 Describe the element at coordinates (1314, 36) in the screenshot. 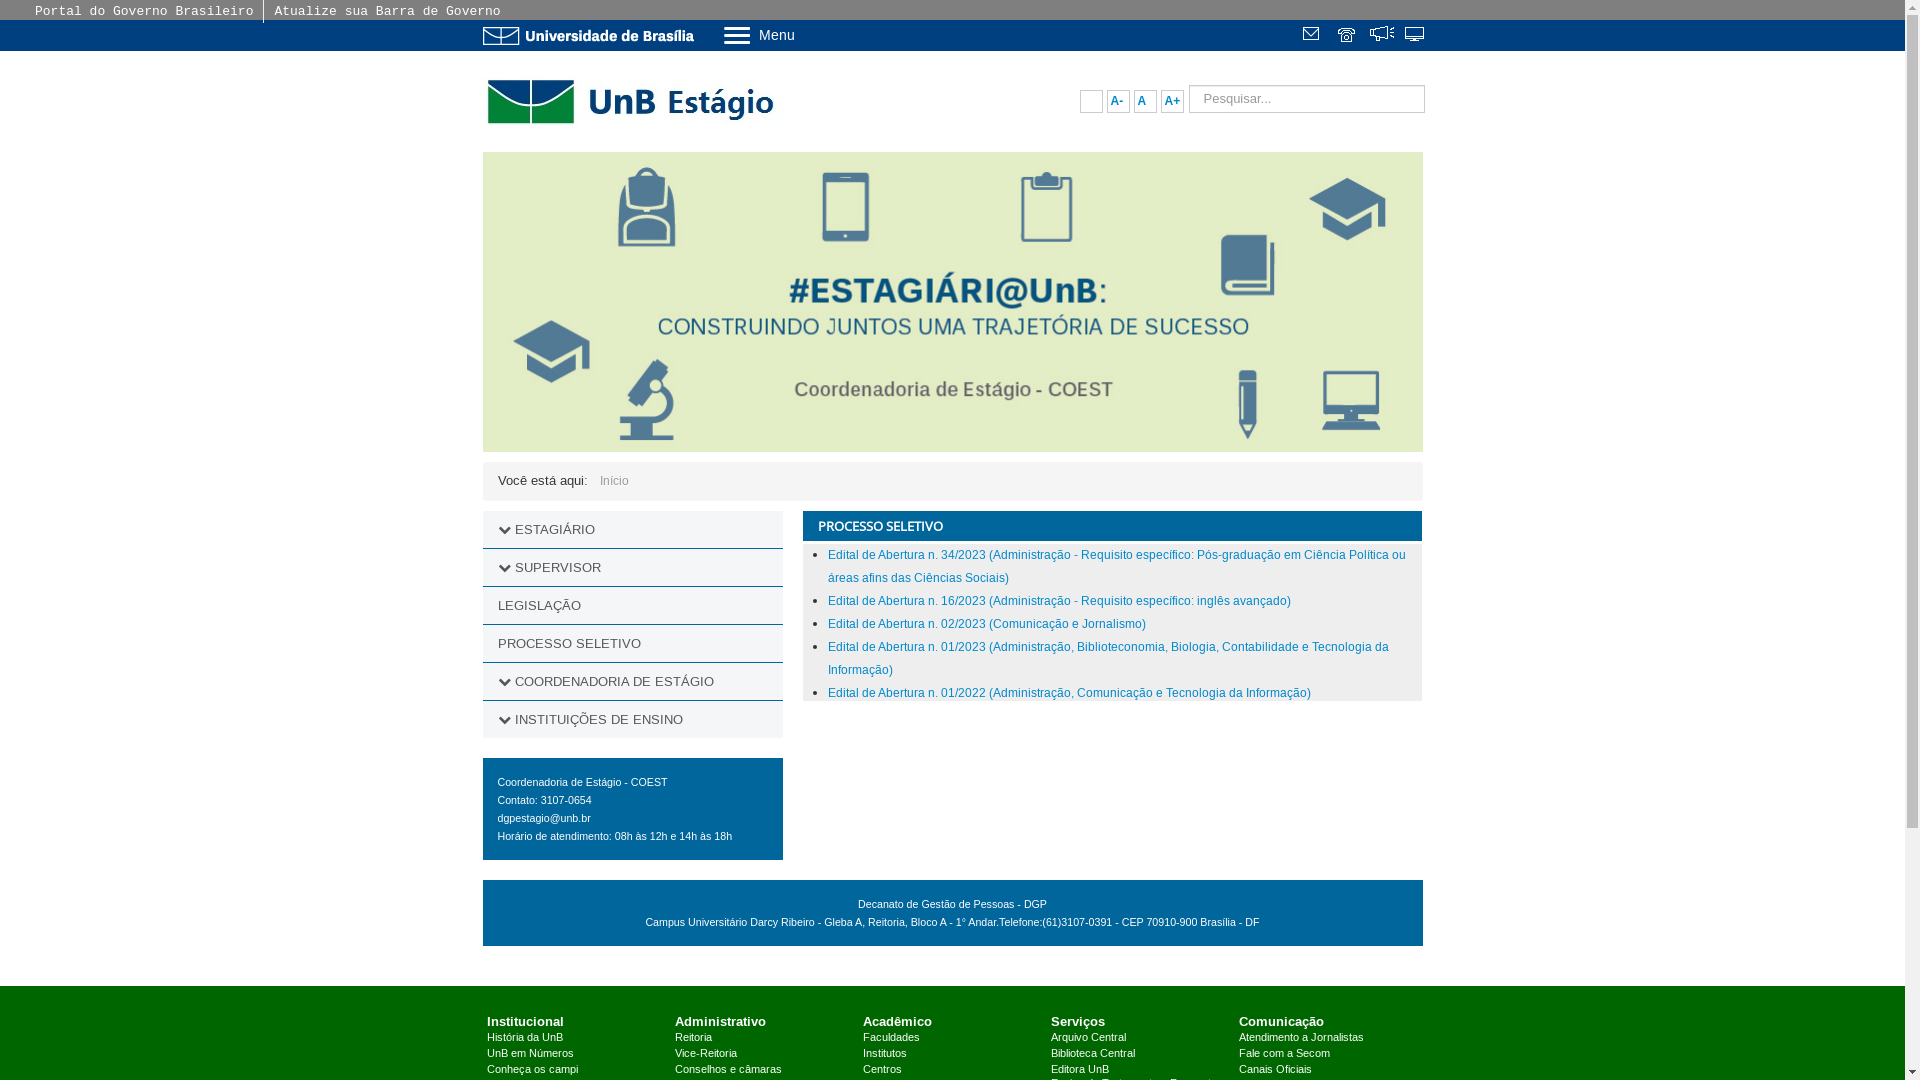

I see `'Webmail'` at that location.